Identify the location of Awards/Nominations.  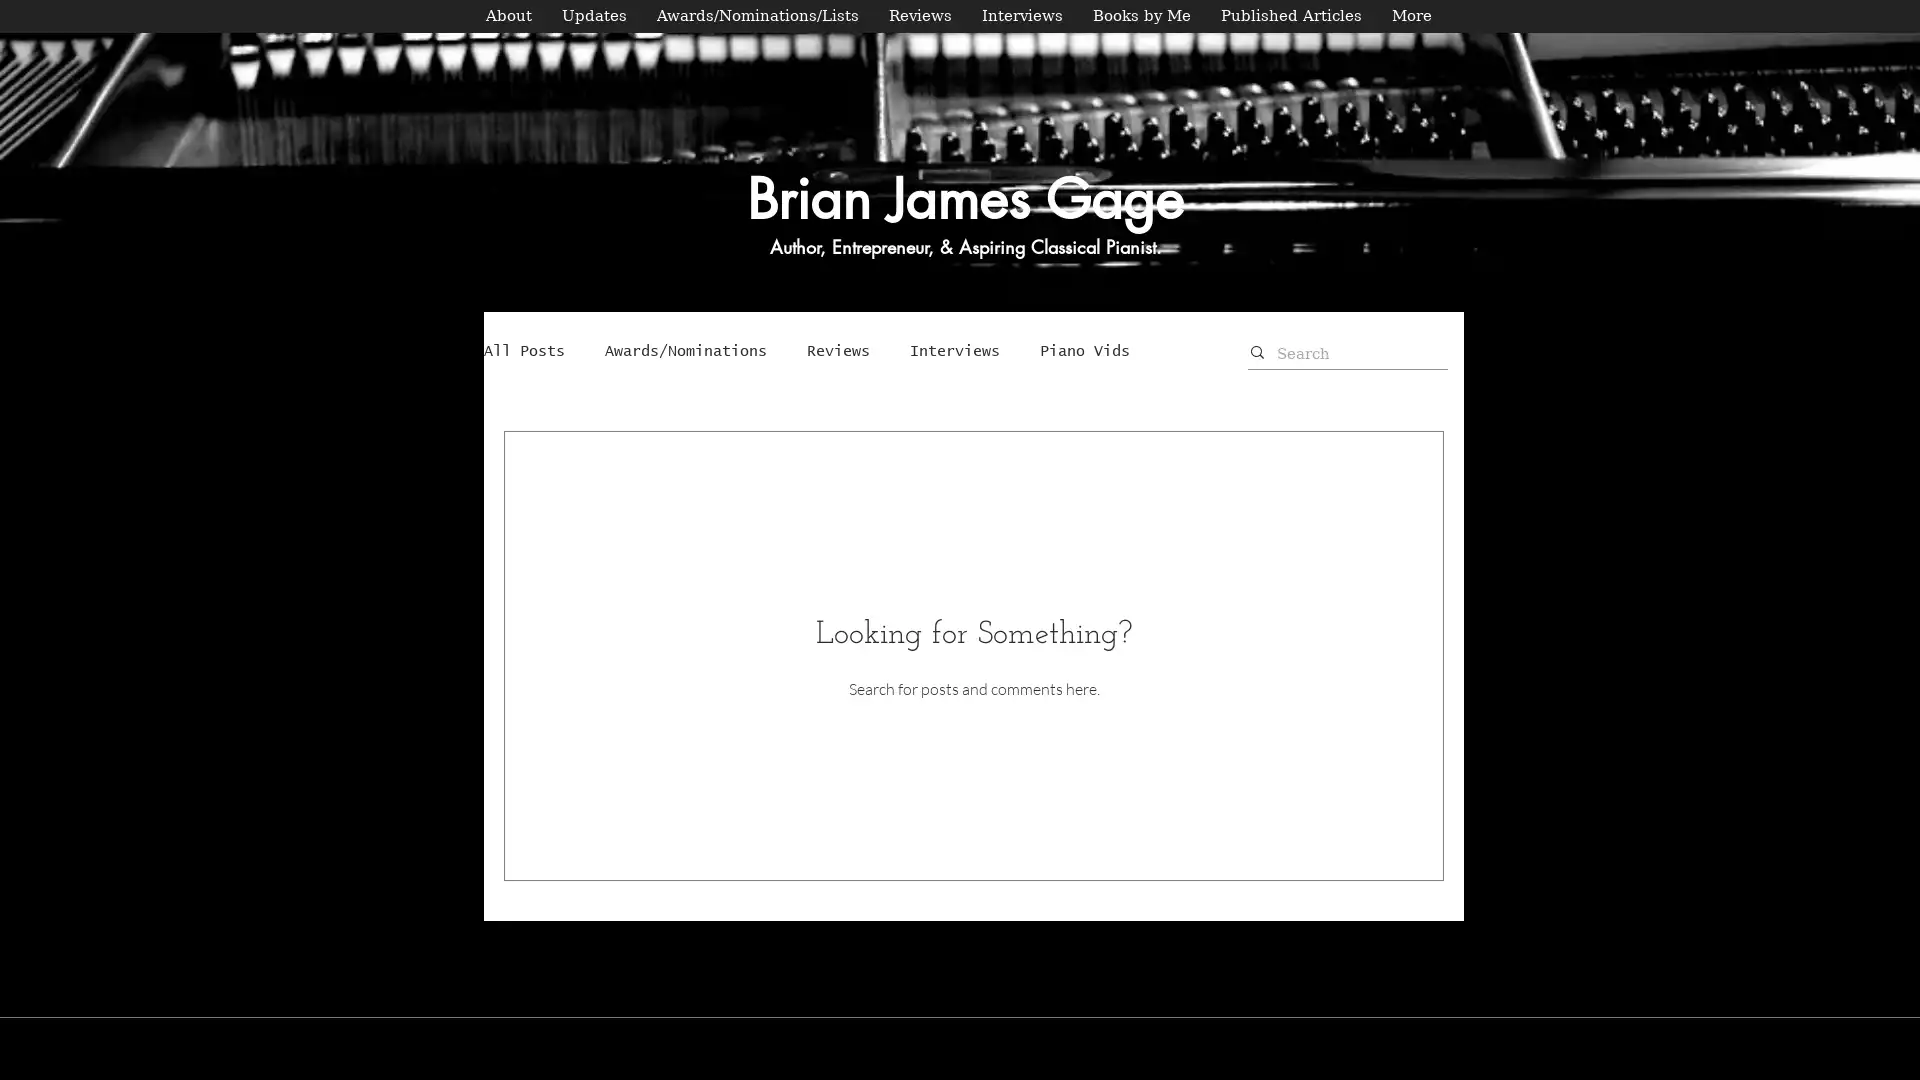
(686, 350).